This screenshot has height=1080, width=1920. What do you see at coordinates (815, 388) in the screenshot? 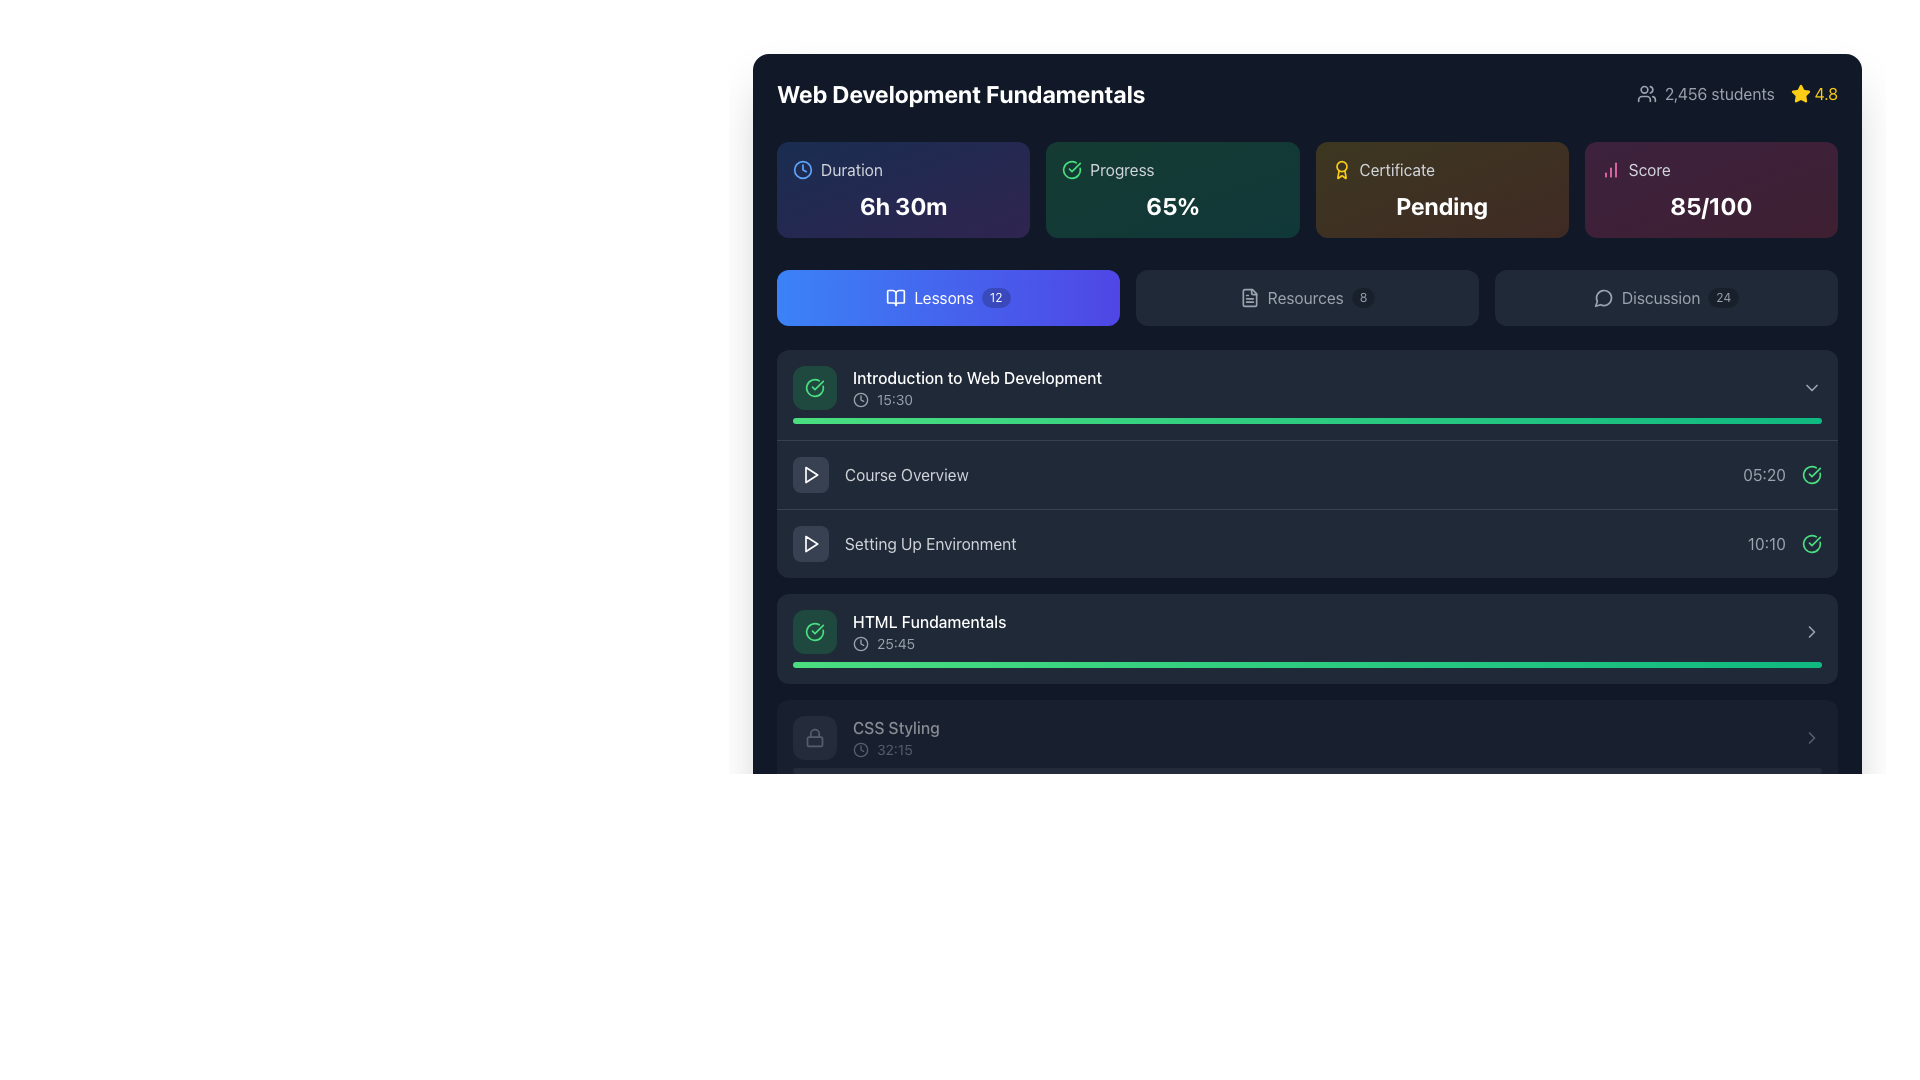
I see `the circular graphic icon with a green outline and a check mark inside, located to the left of the text 'Introduction to Web Development' and above the text '15:30'` at bounding box center [815, 388].